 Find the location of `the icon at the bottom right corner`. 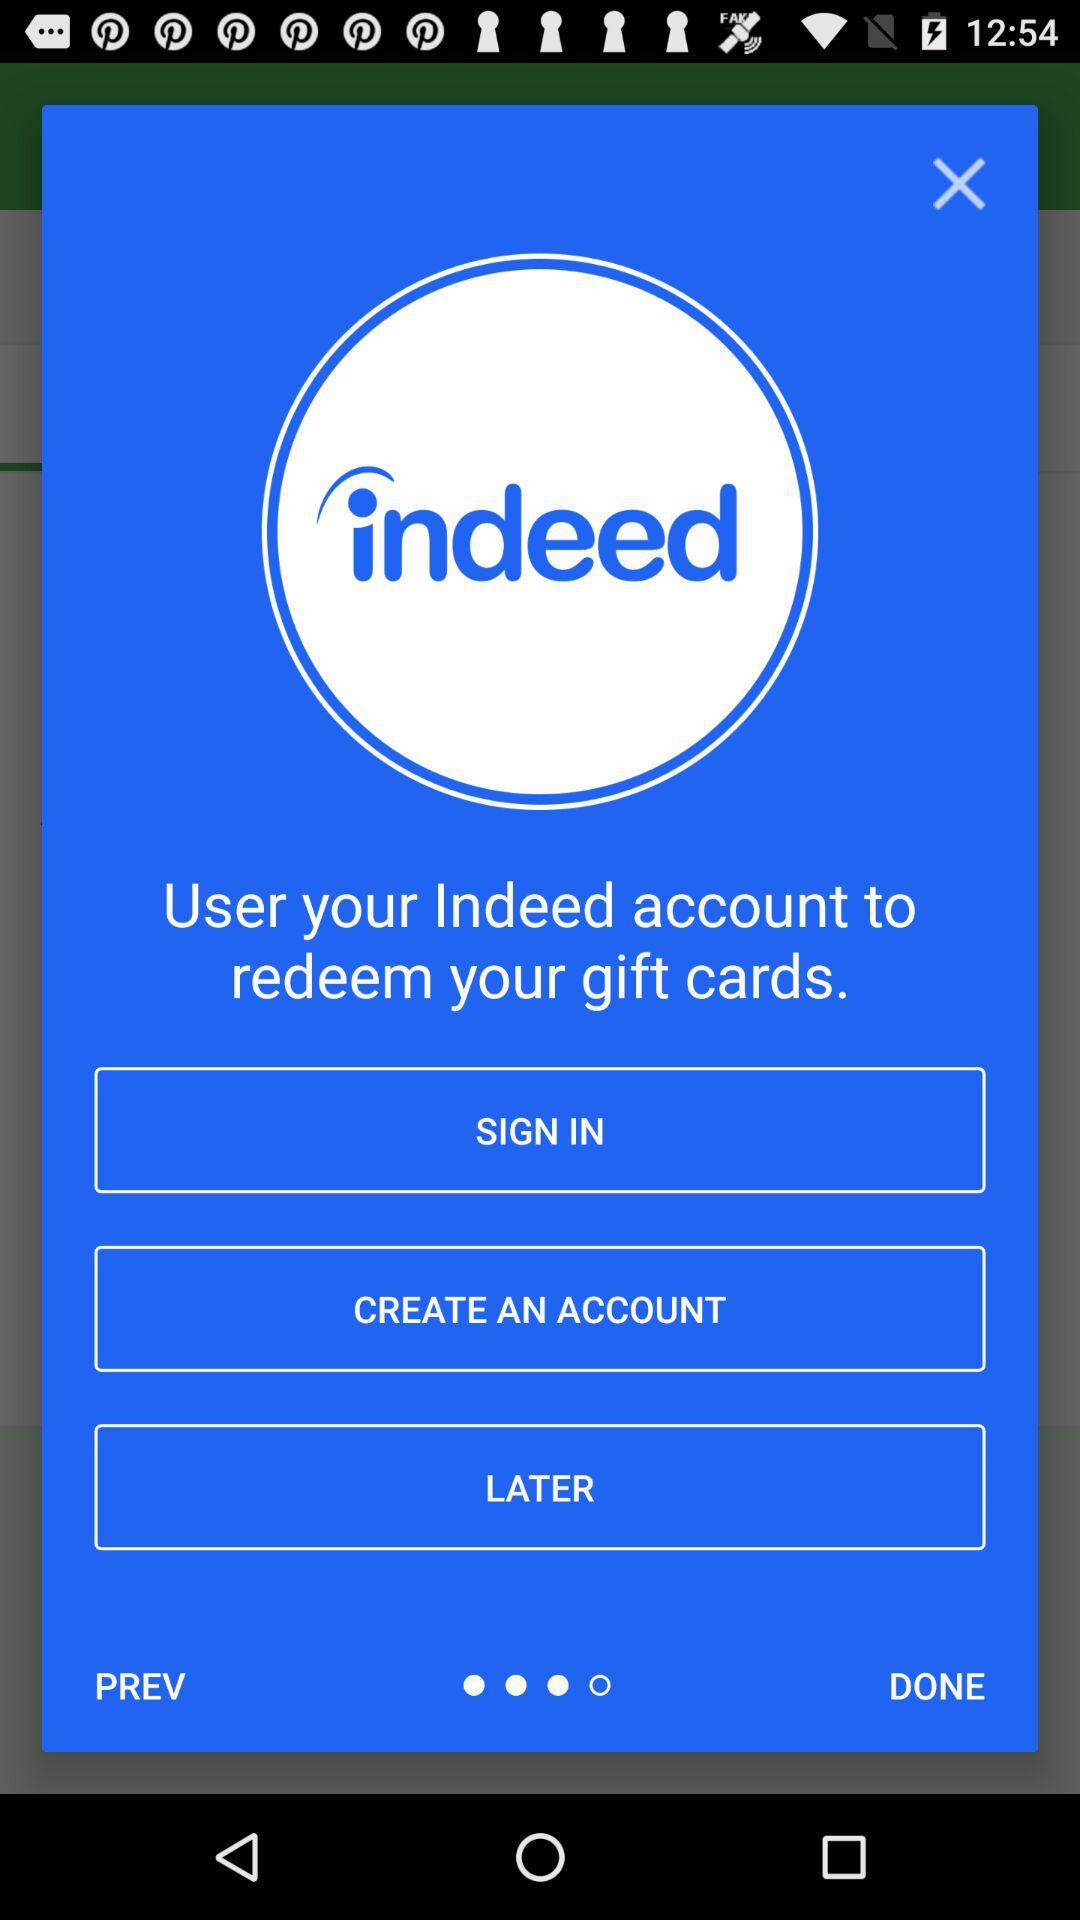

the icon at the bottom right corner is located at coordinates (937, 1684).